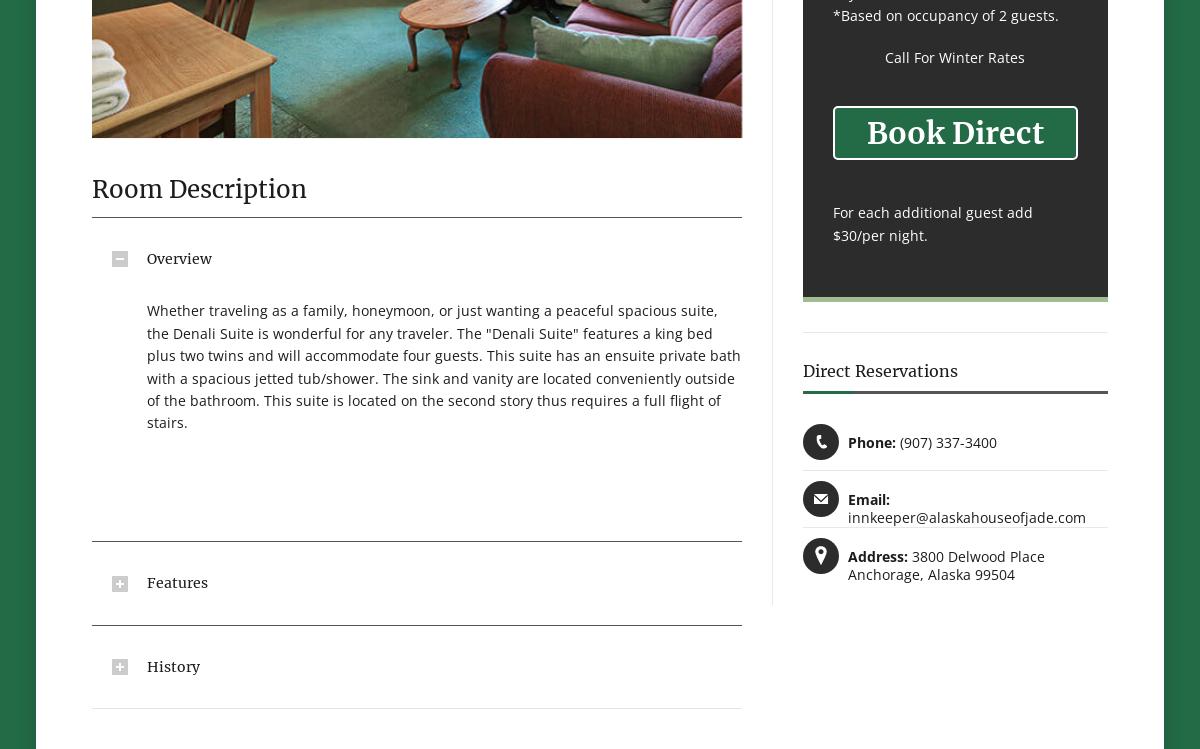  I want to click on 'For each additional guest add $30/per night.', so click(933, 223).